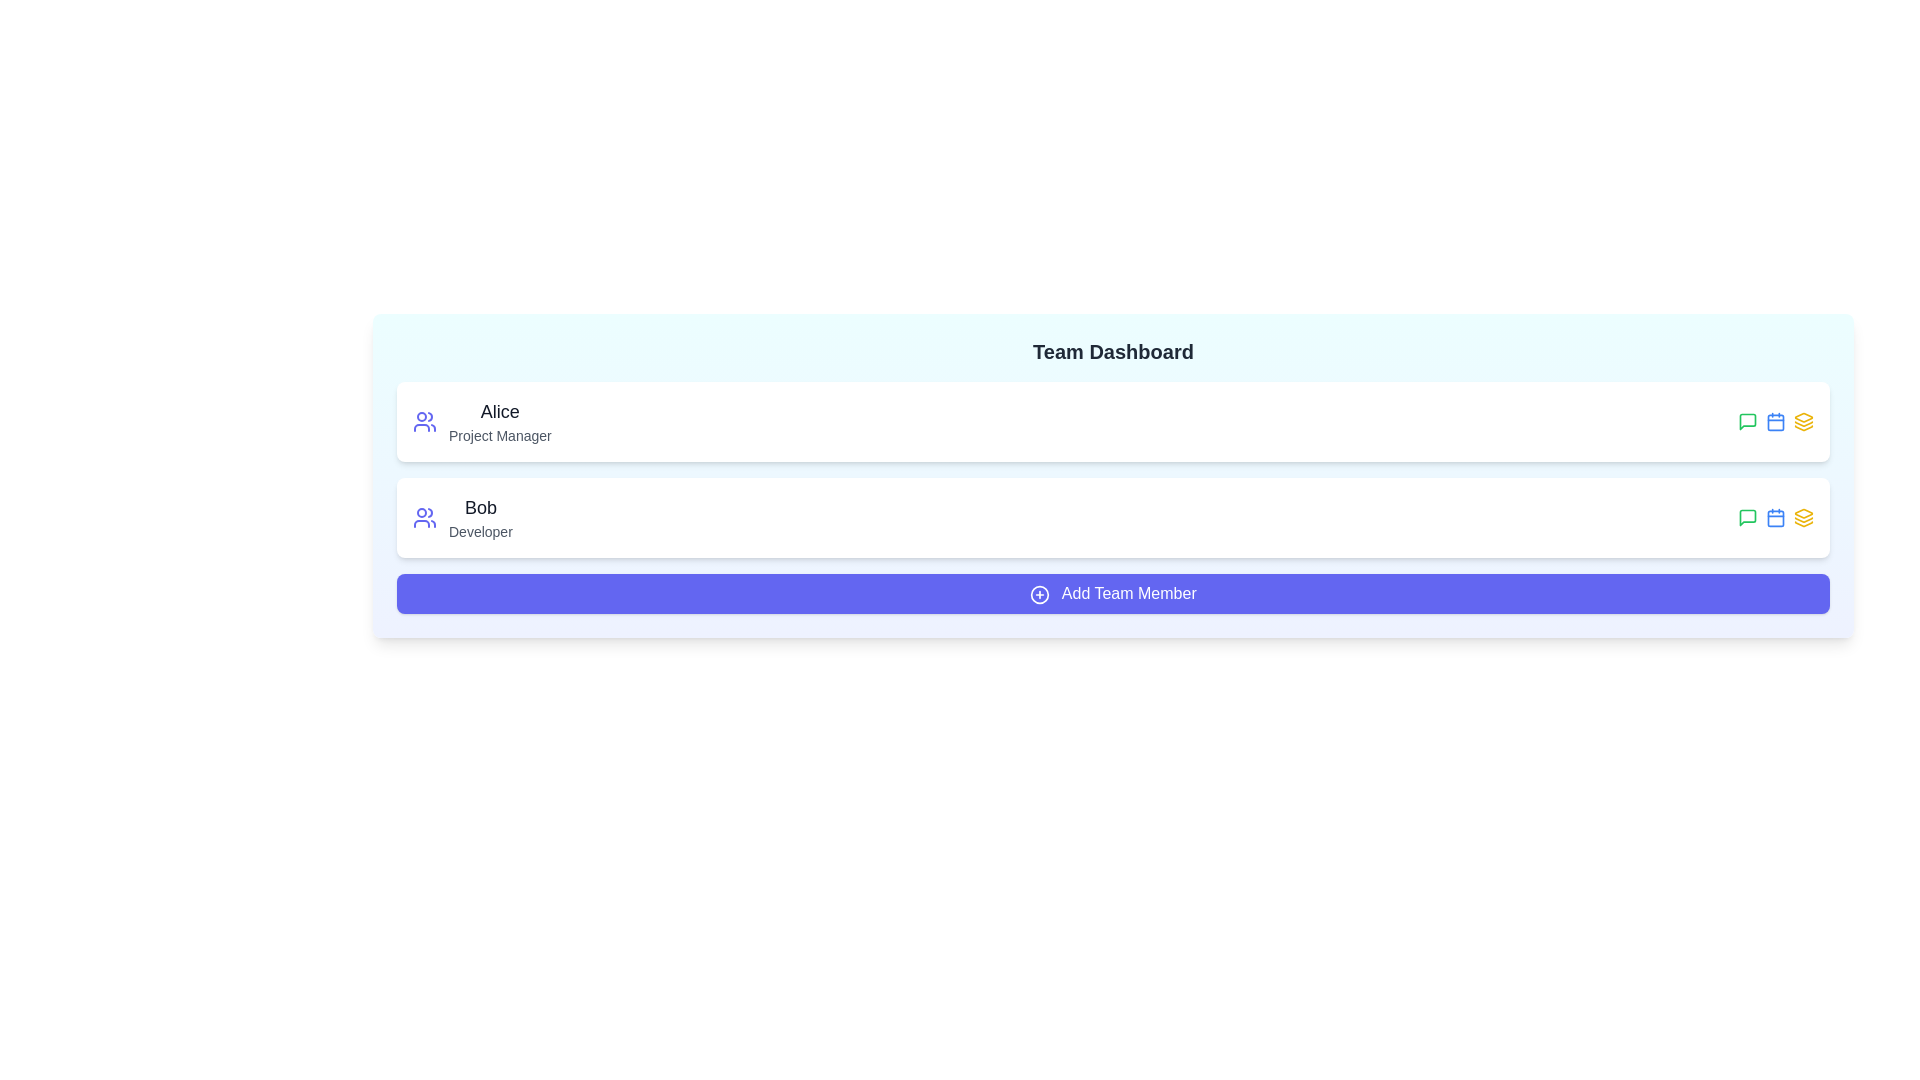  Describe the element at coordinates (1804, 516) in the screenshot. I see `the yellow layered design icon` at that location.